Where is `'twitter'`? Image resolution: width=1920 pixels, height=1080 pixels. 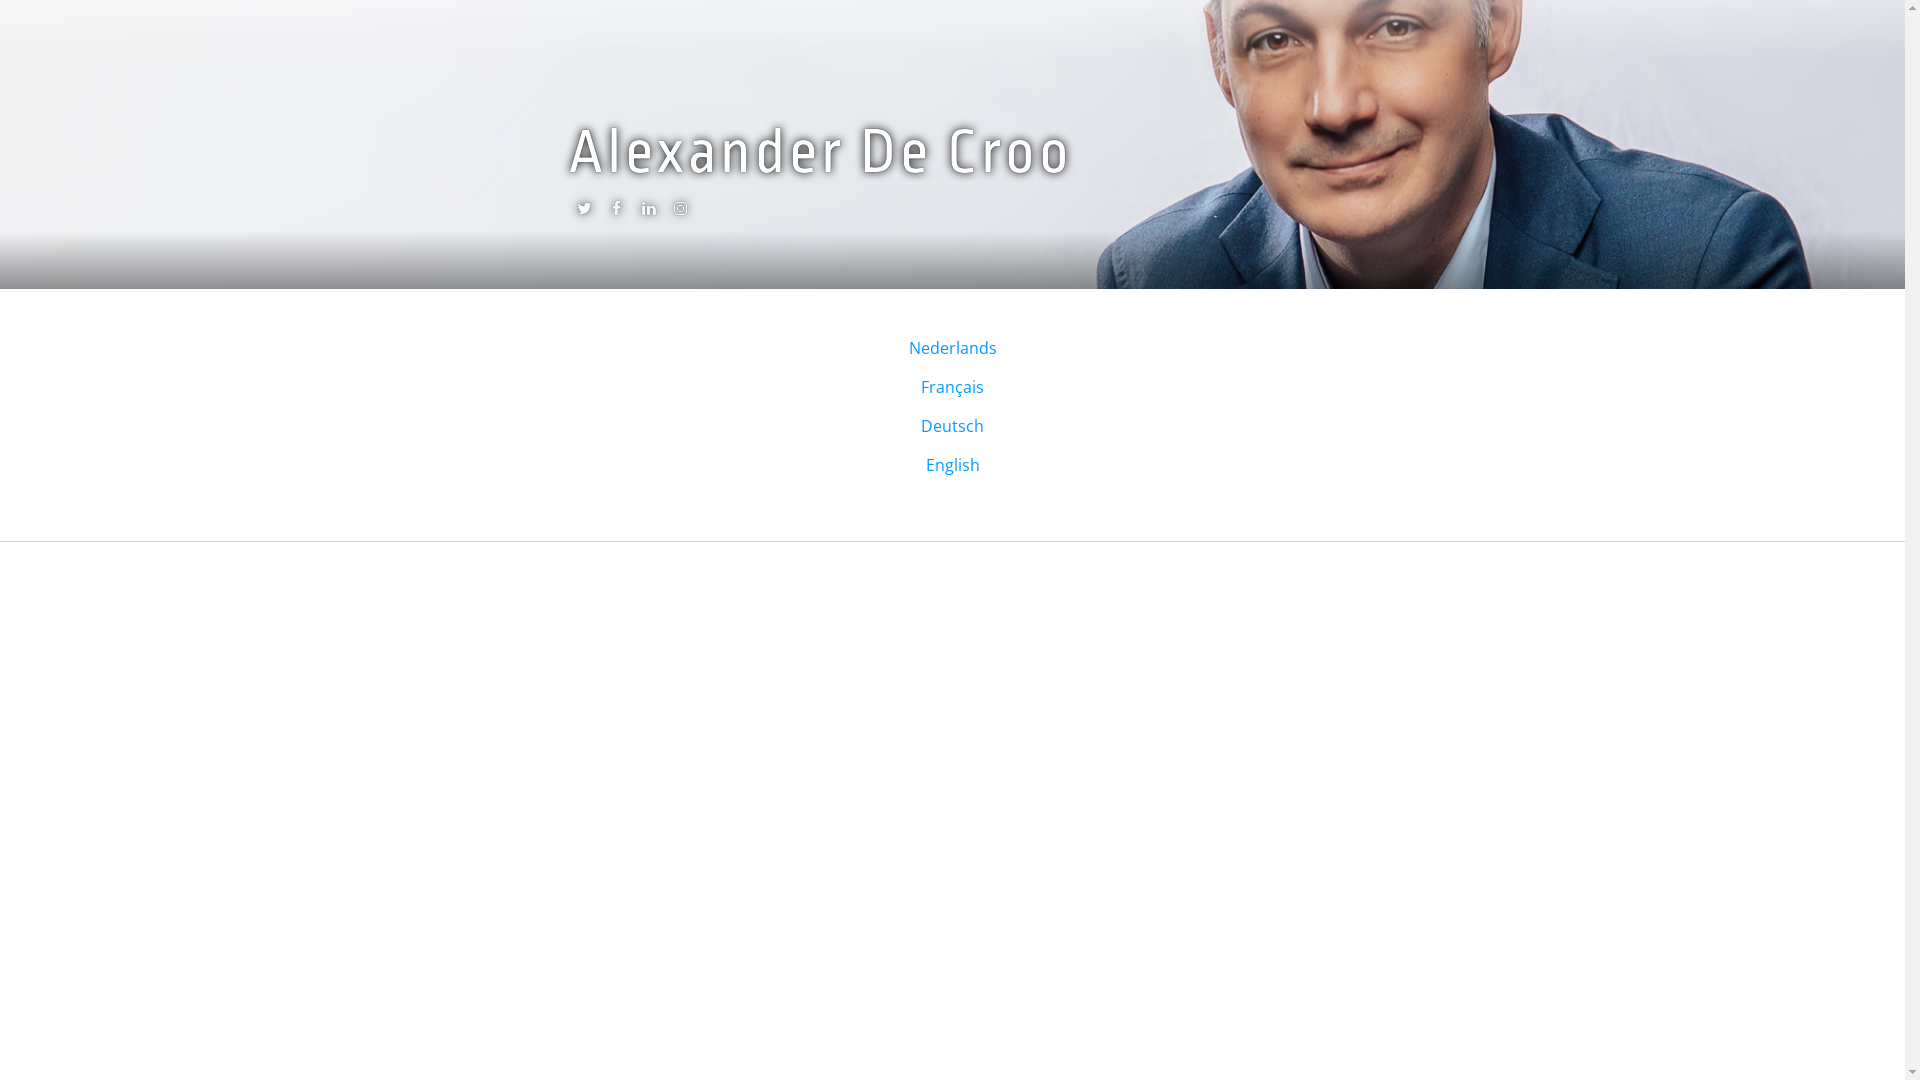 'twitter' is located at coordinates (583, 212).